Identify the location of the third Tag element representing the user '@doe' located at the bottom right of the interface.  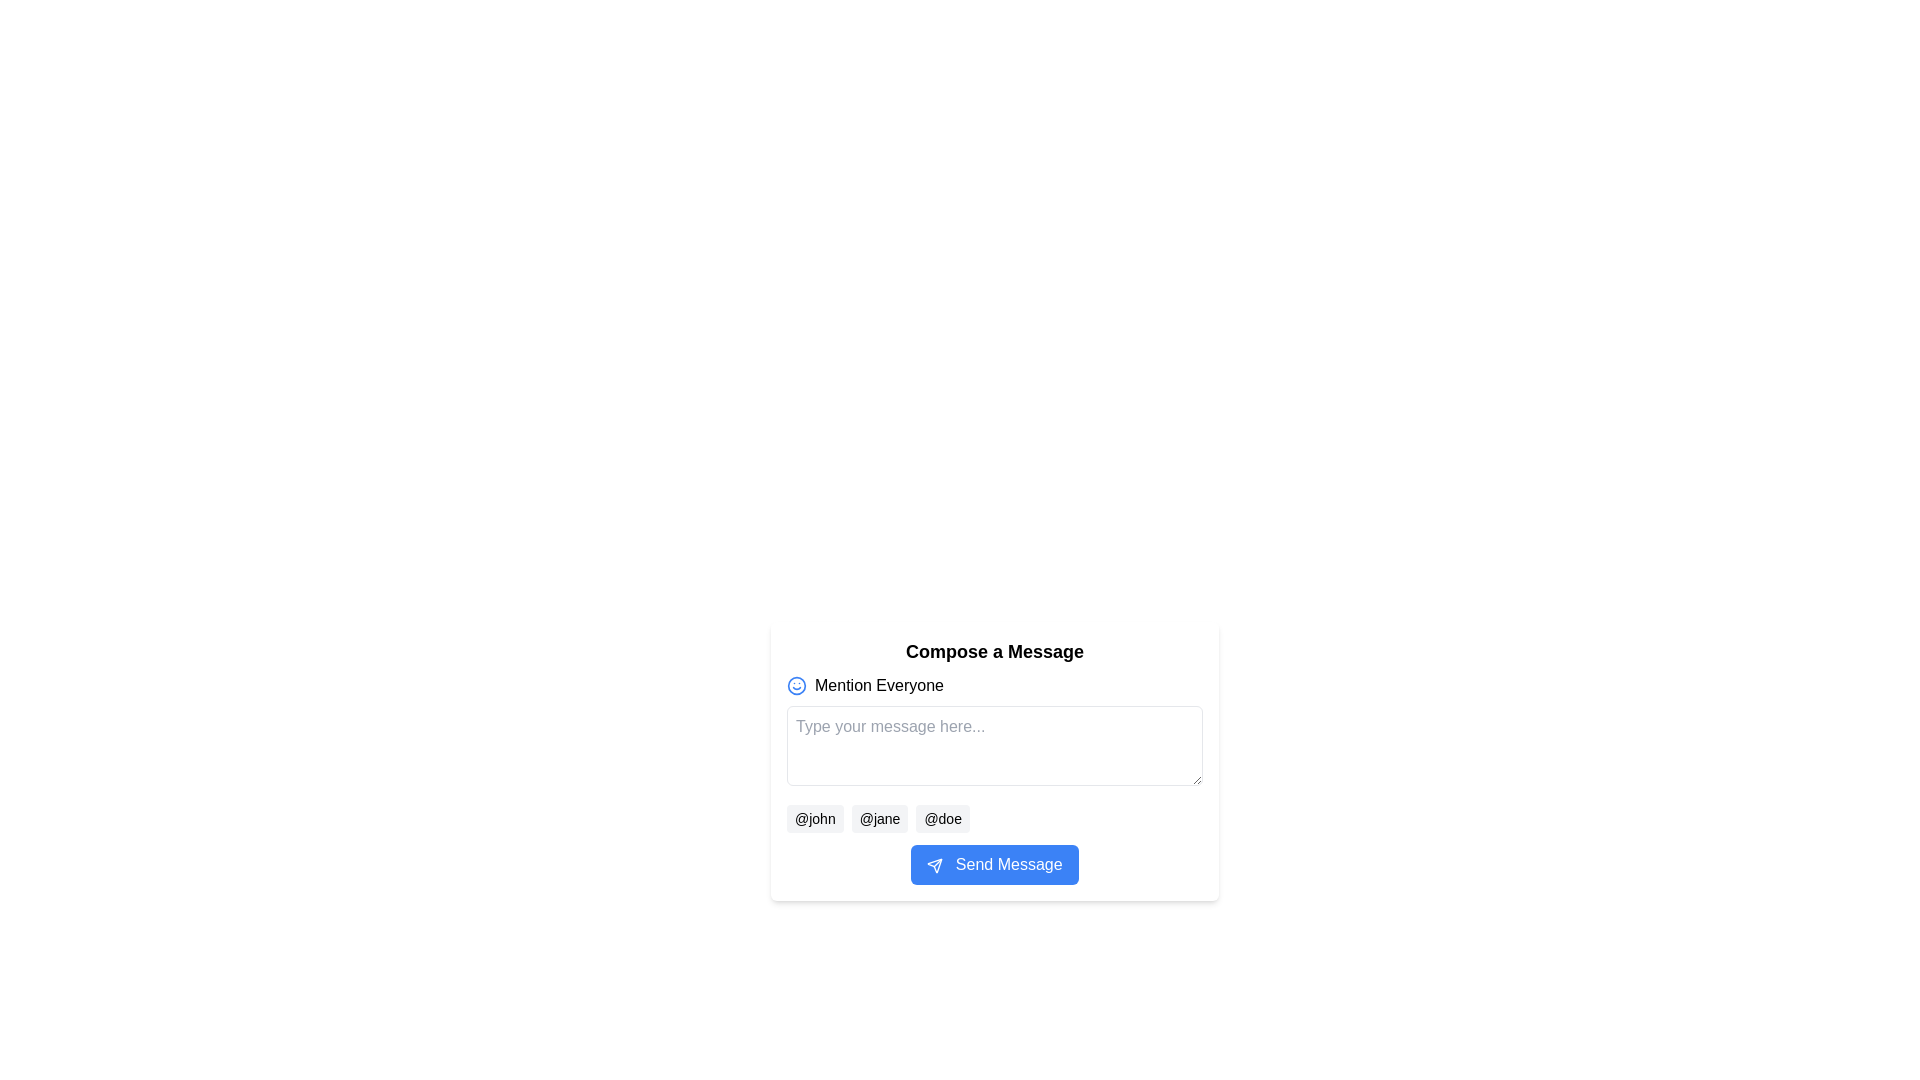
(941, 818).